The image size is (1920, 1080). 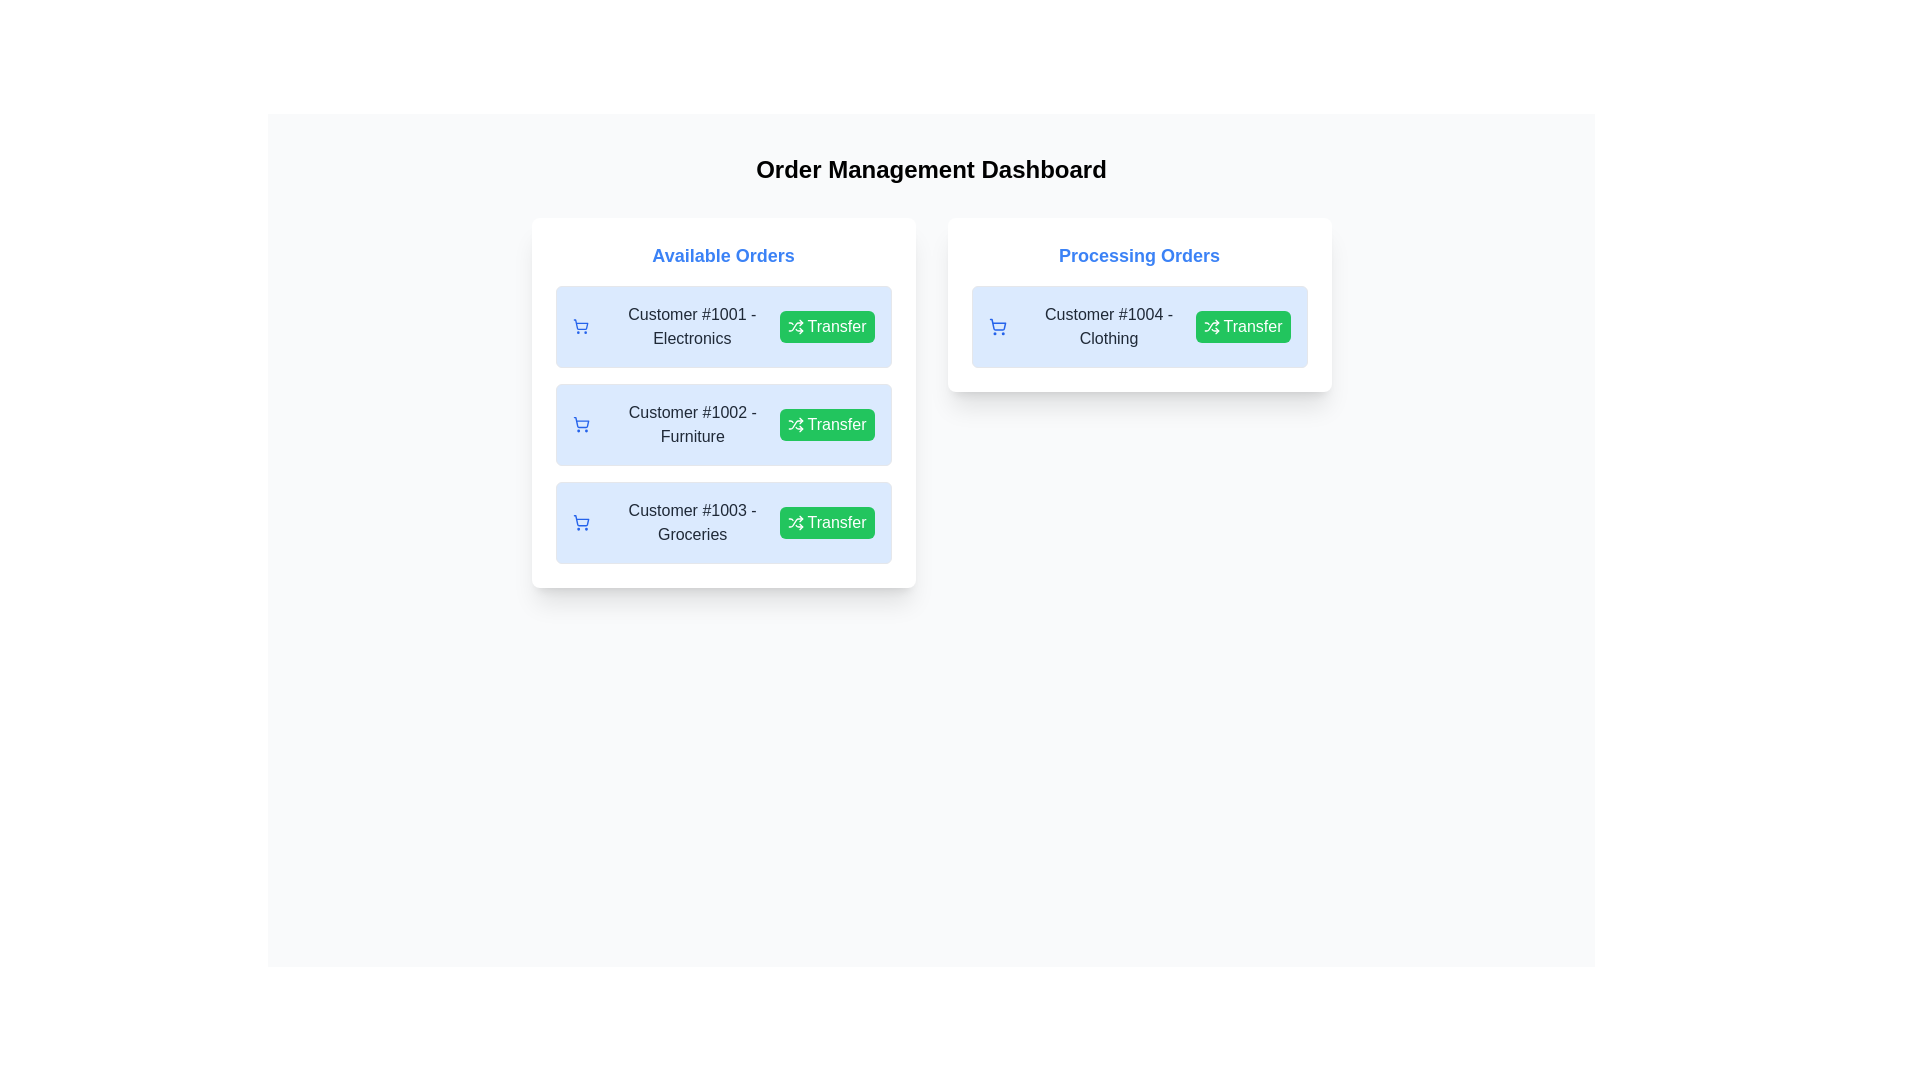 What do you see at coordinates (580, 522) in the screenshot?
I see `the 'Shopping Cart' icon representing 'Customer #1003 - Groceries'` at bounding box center [580, 522].